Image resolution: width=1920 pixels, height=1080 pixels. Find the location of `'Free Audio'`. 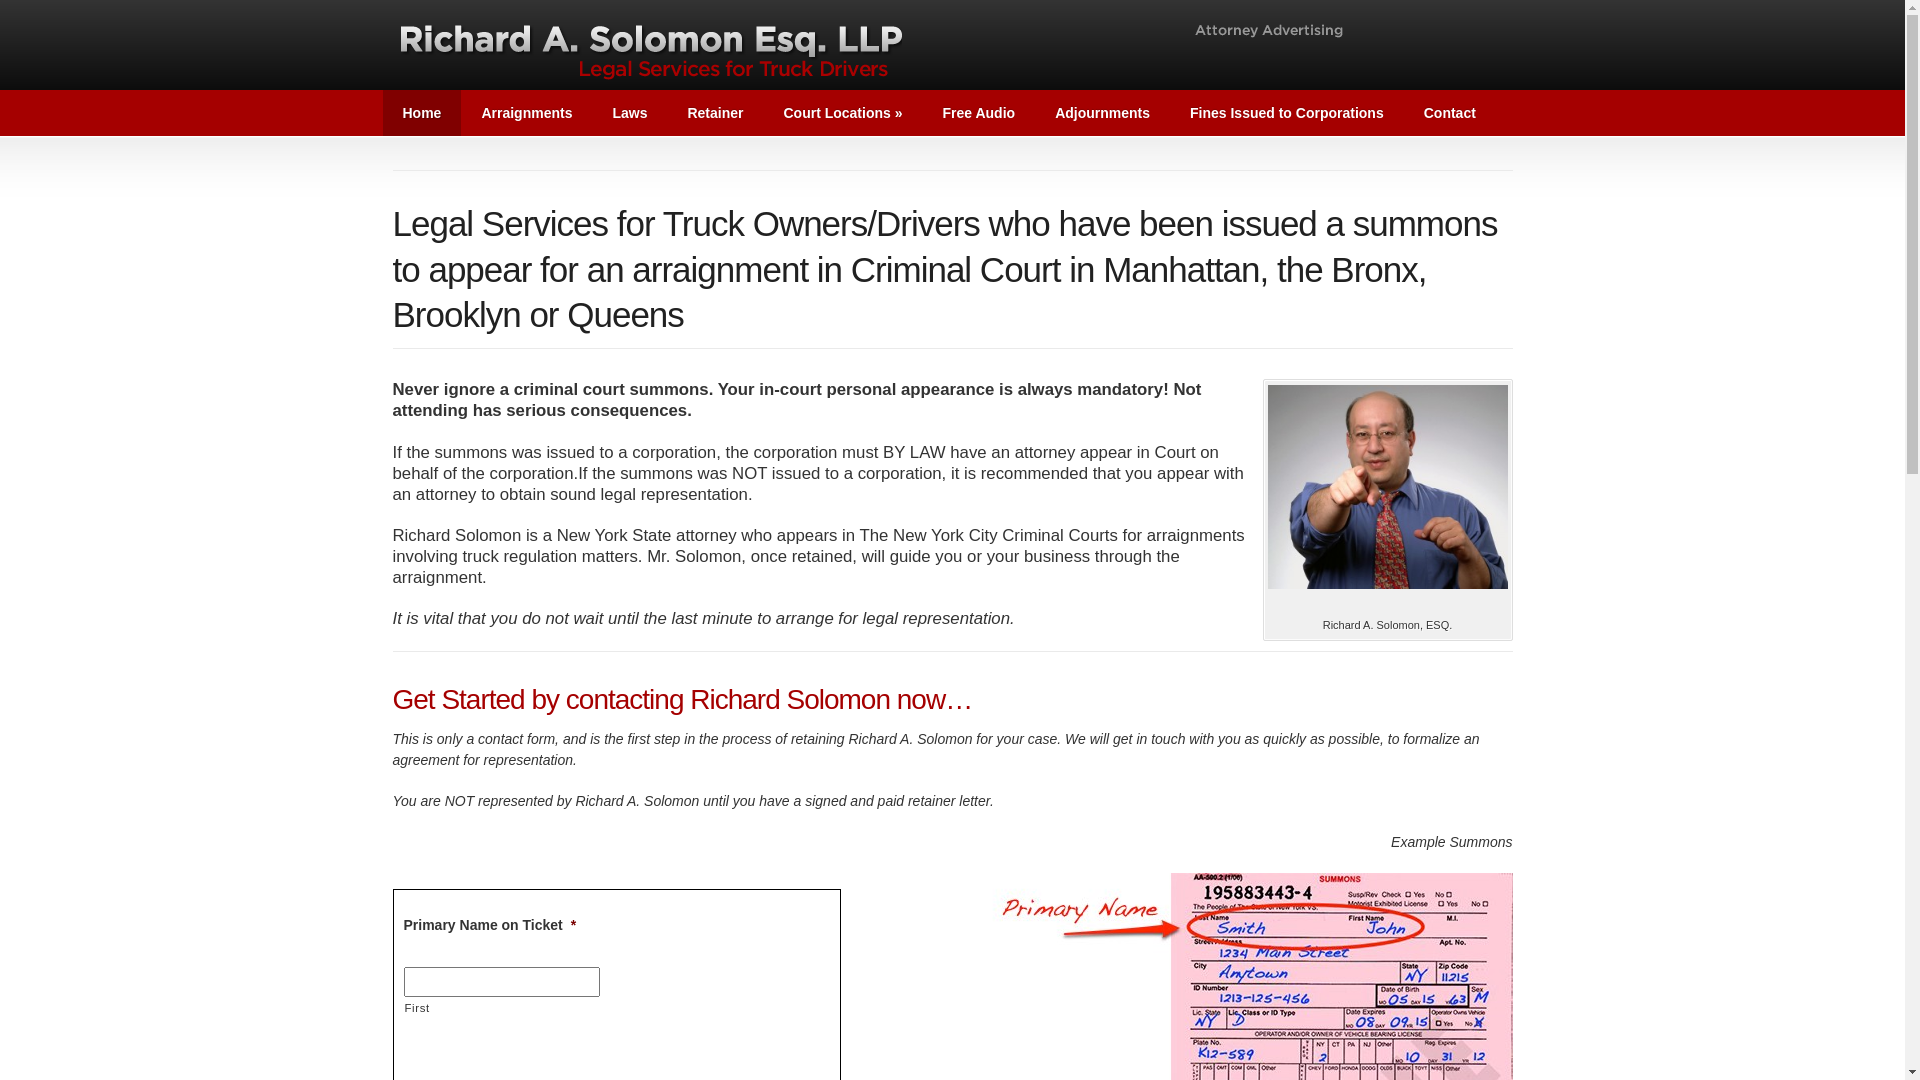

'Free Audio' is located at coordinates (979, 112).